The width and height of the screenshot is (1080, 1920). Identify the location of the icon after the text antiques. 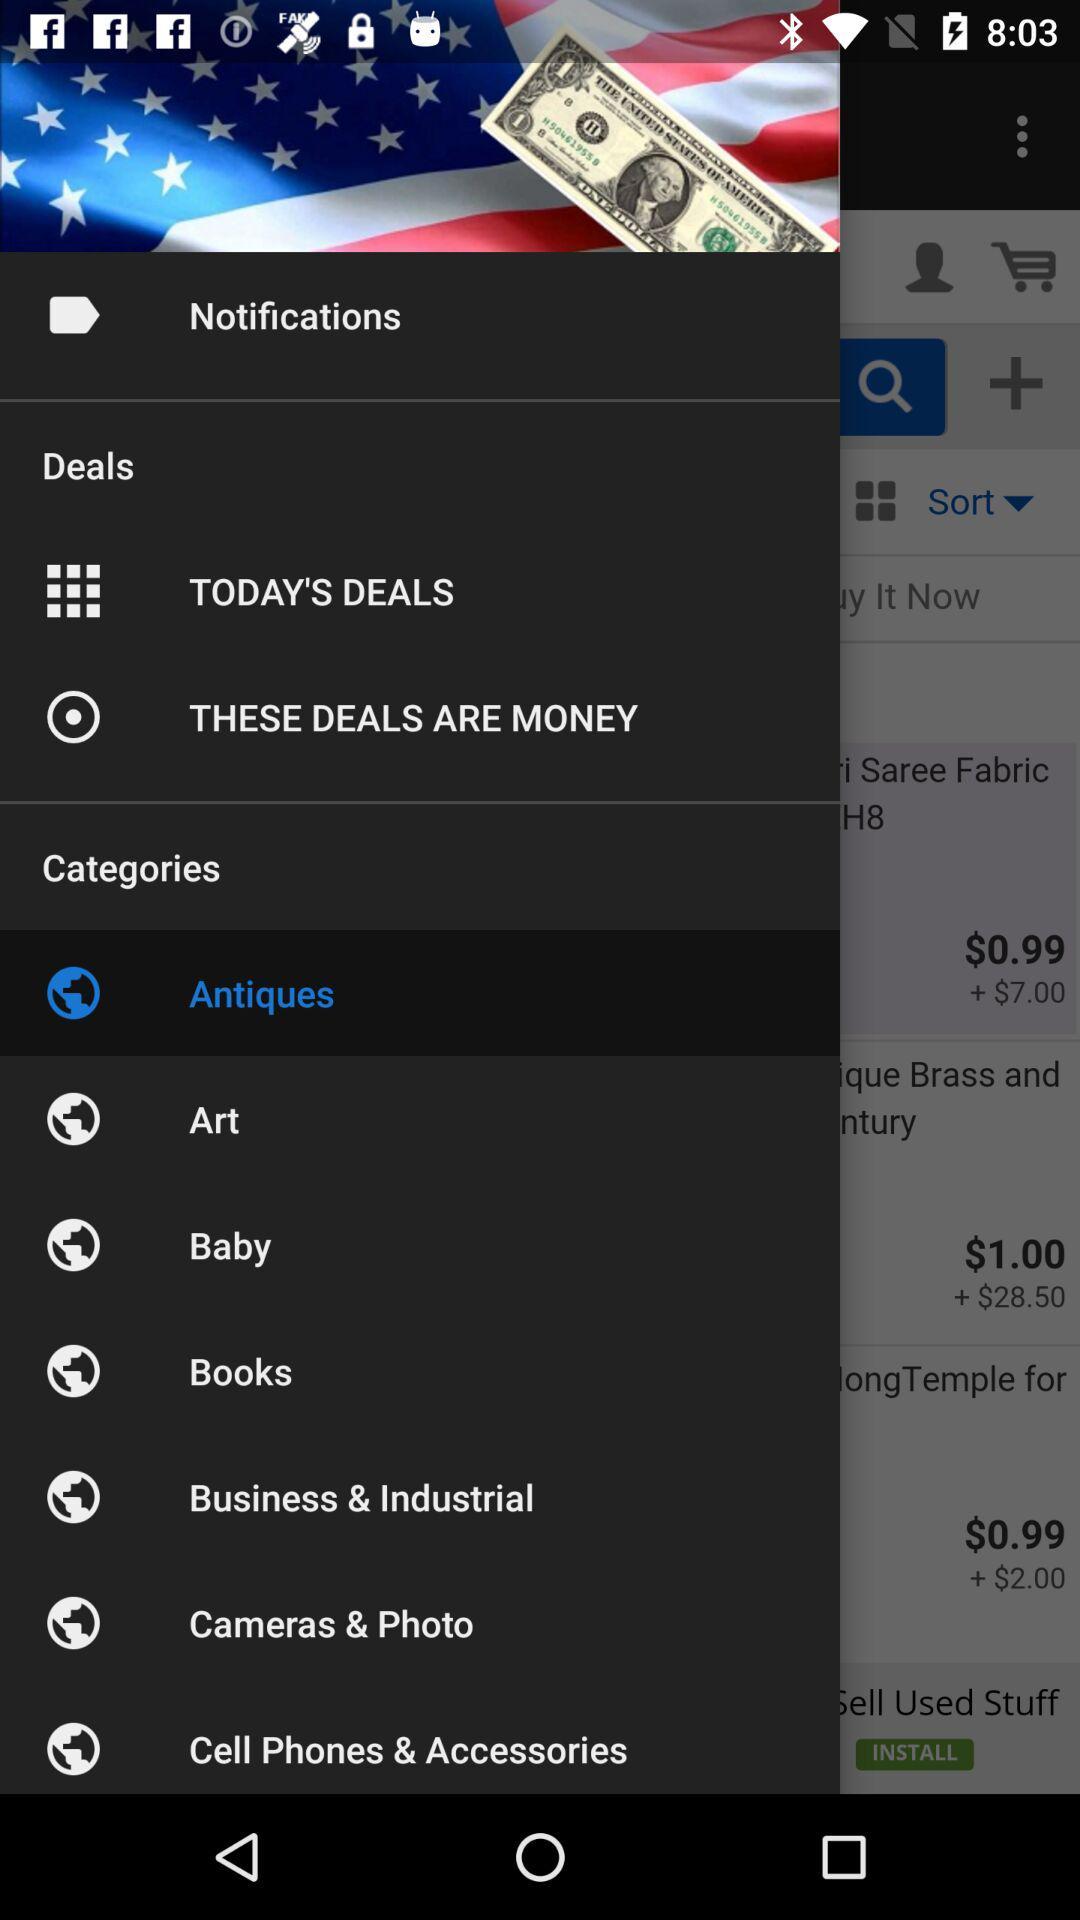
(72, 1117).